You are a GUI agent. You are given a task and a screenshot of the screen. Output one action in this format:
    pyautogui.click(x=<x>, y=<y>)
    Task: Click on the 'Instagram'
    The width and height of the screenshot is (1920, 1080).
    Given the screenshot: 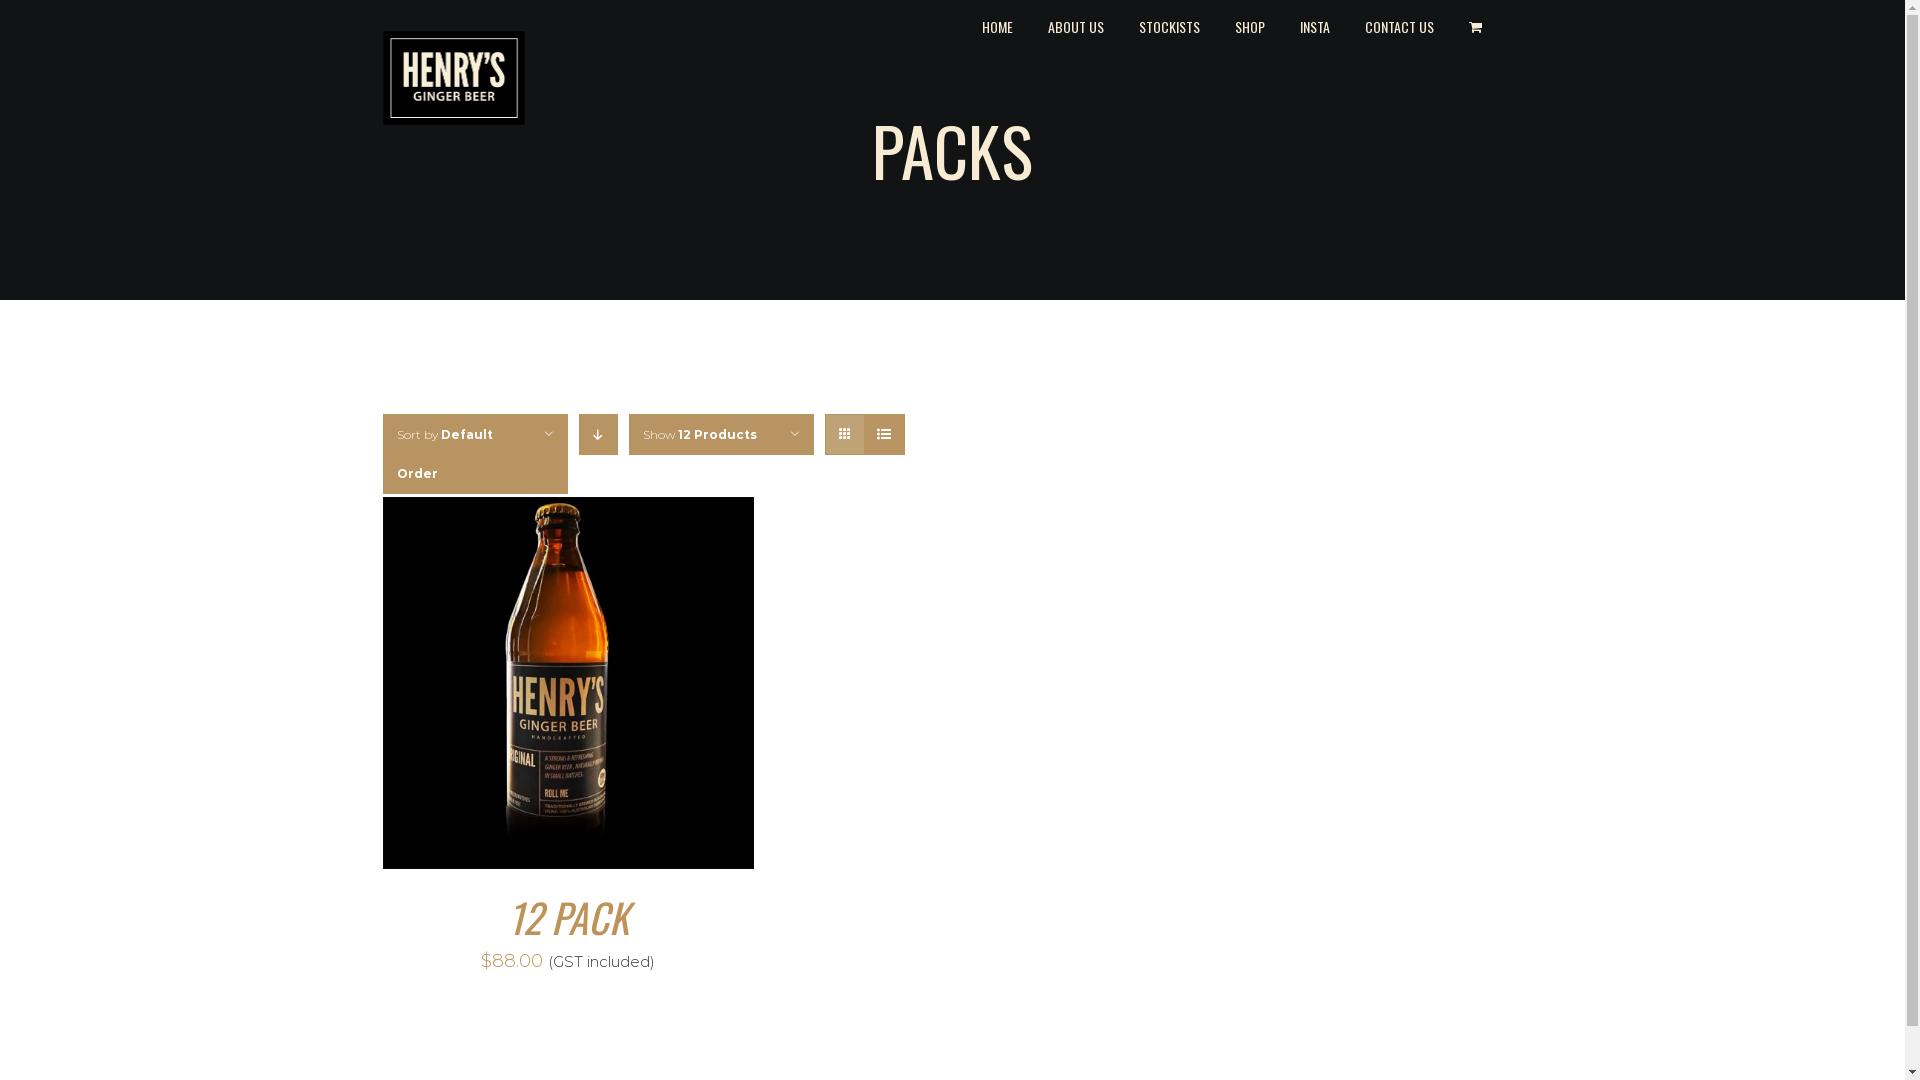 What is the action you would take?
    pyautogui.click(x=974, y=813)
    